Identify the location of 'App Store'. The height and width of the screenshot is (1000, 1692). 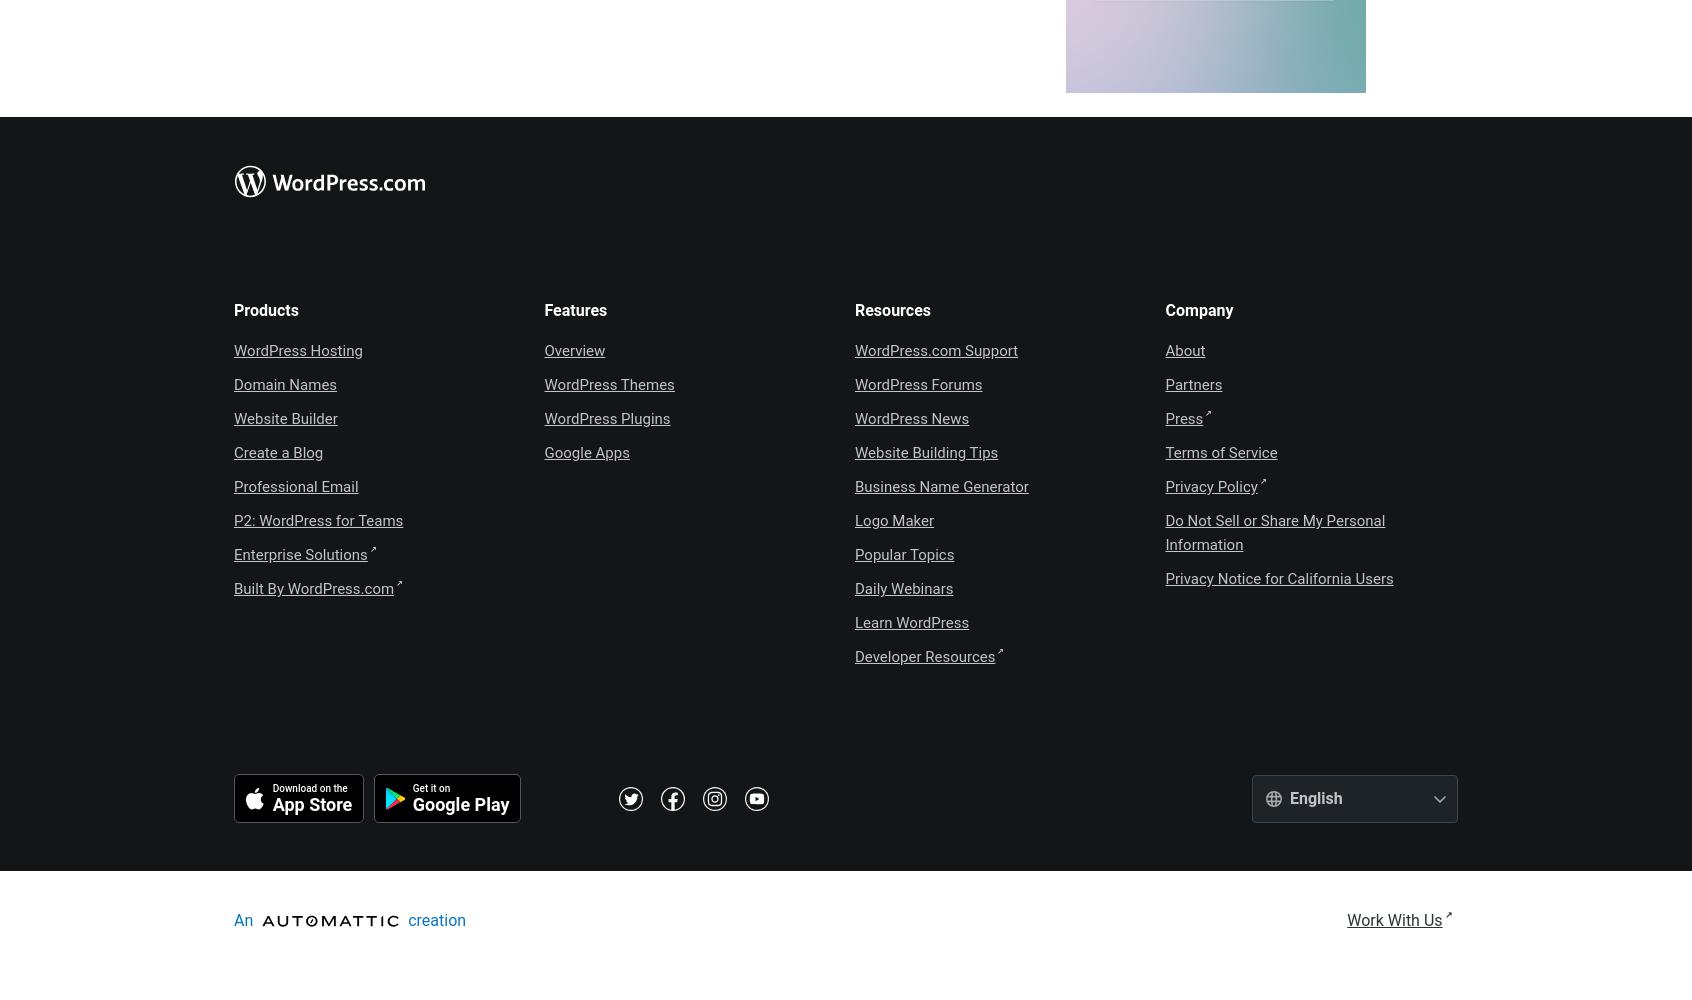
(311, 804).